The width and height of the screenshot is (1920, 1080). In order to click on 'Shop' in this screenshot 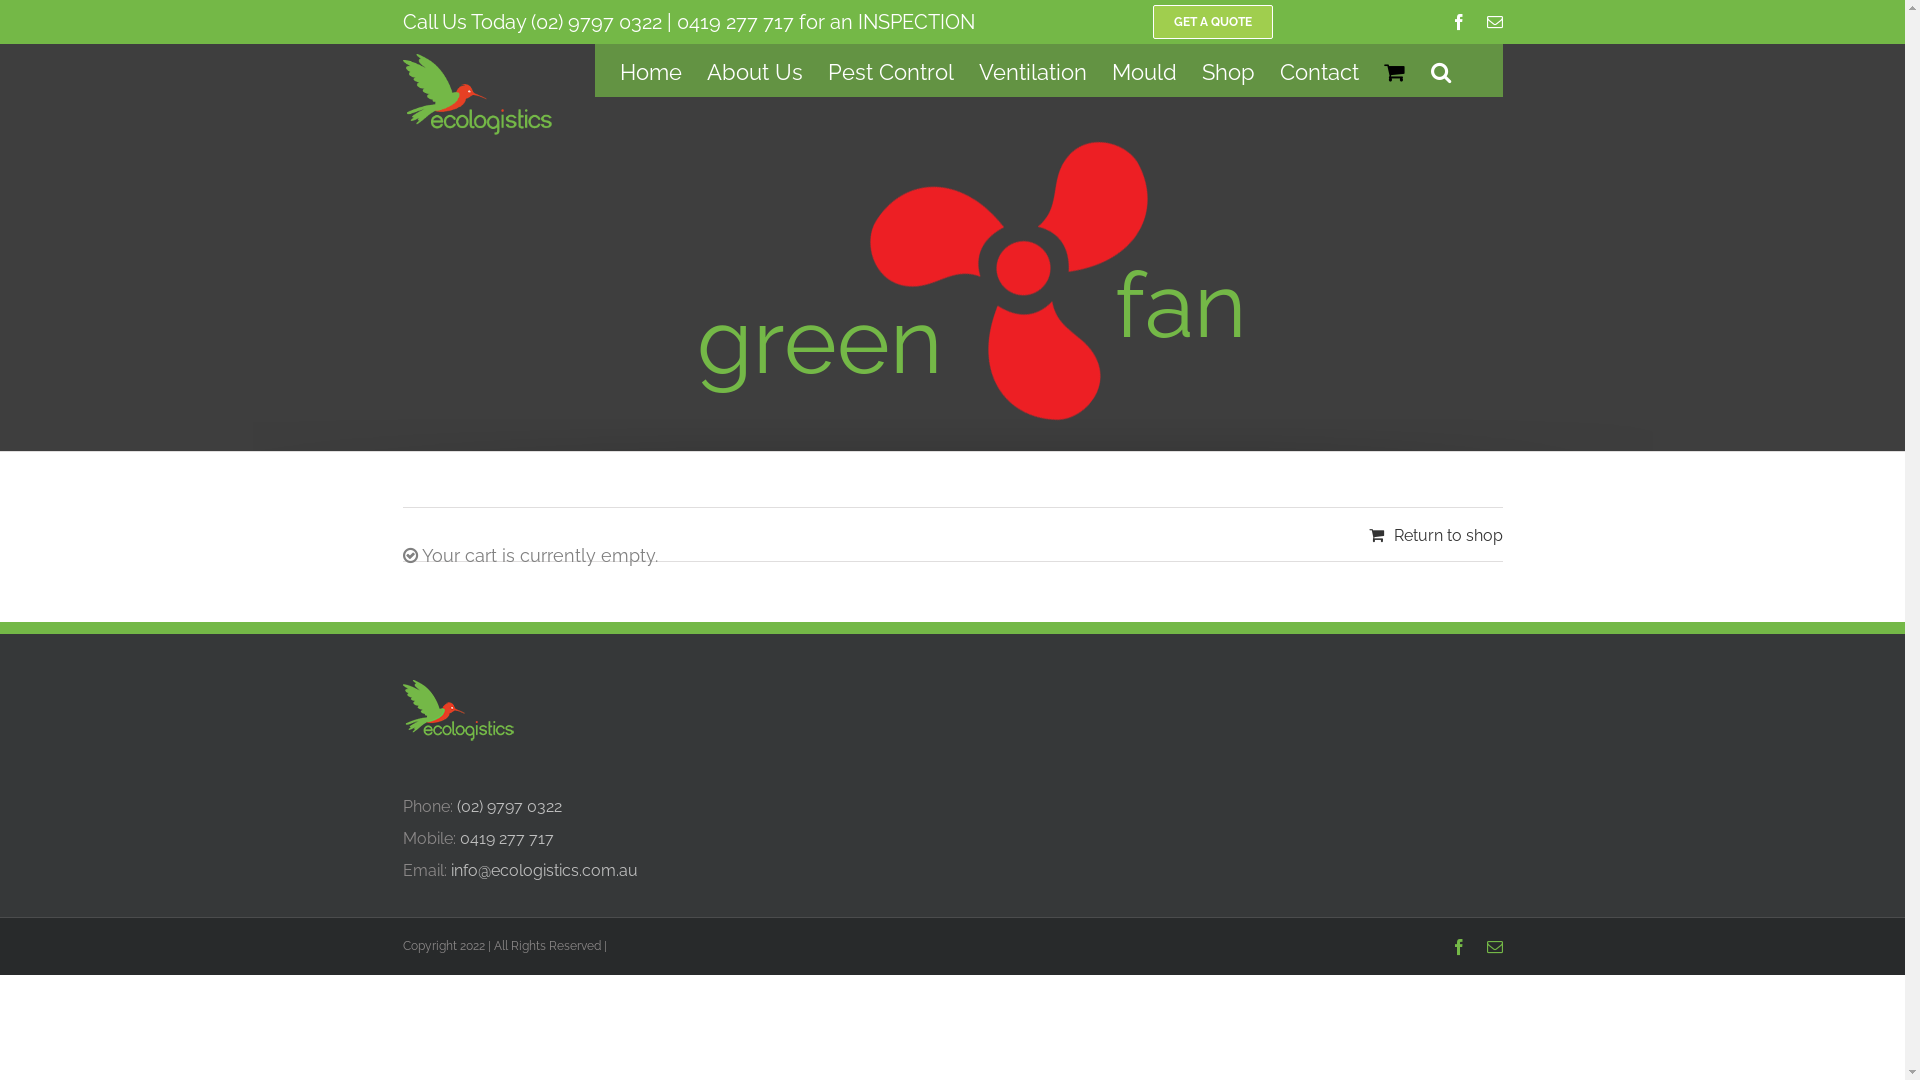, I will do `click(1227, 69)`.